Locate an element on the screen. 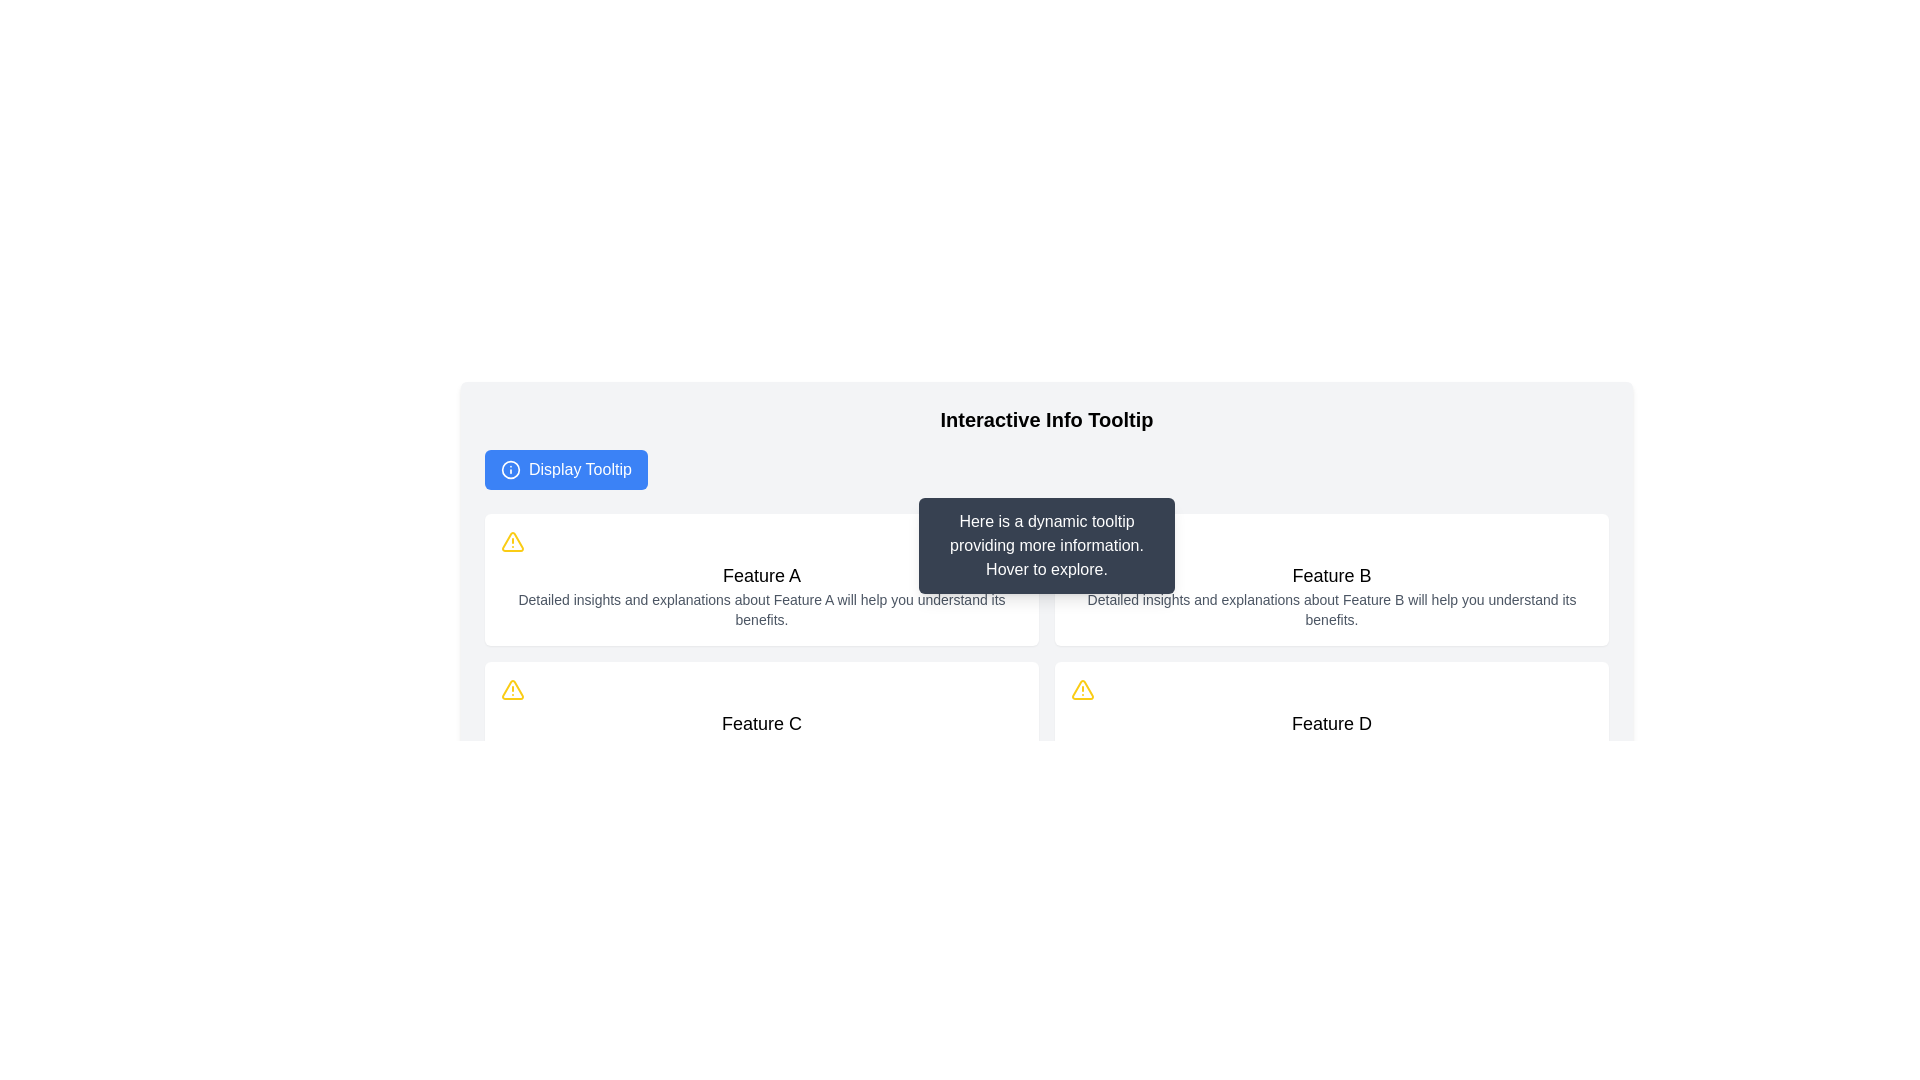 This screenshot has height=1080, width=1920. text block styled in a small gray font located under the title 'Feature B' in the right-side column of the layout is located at coordinates (1331, 608).